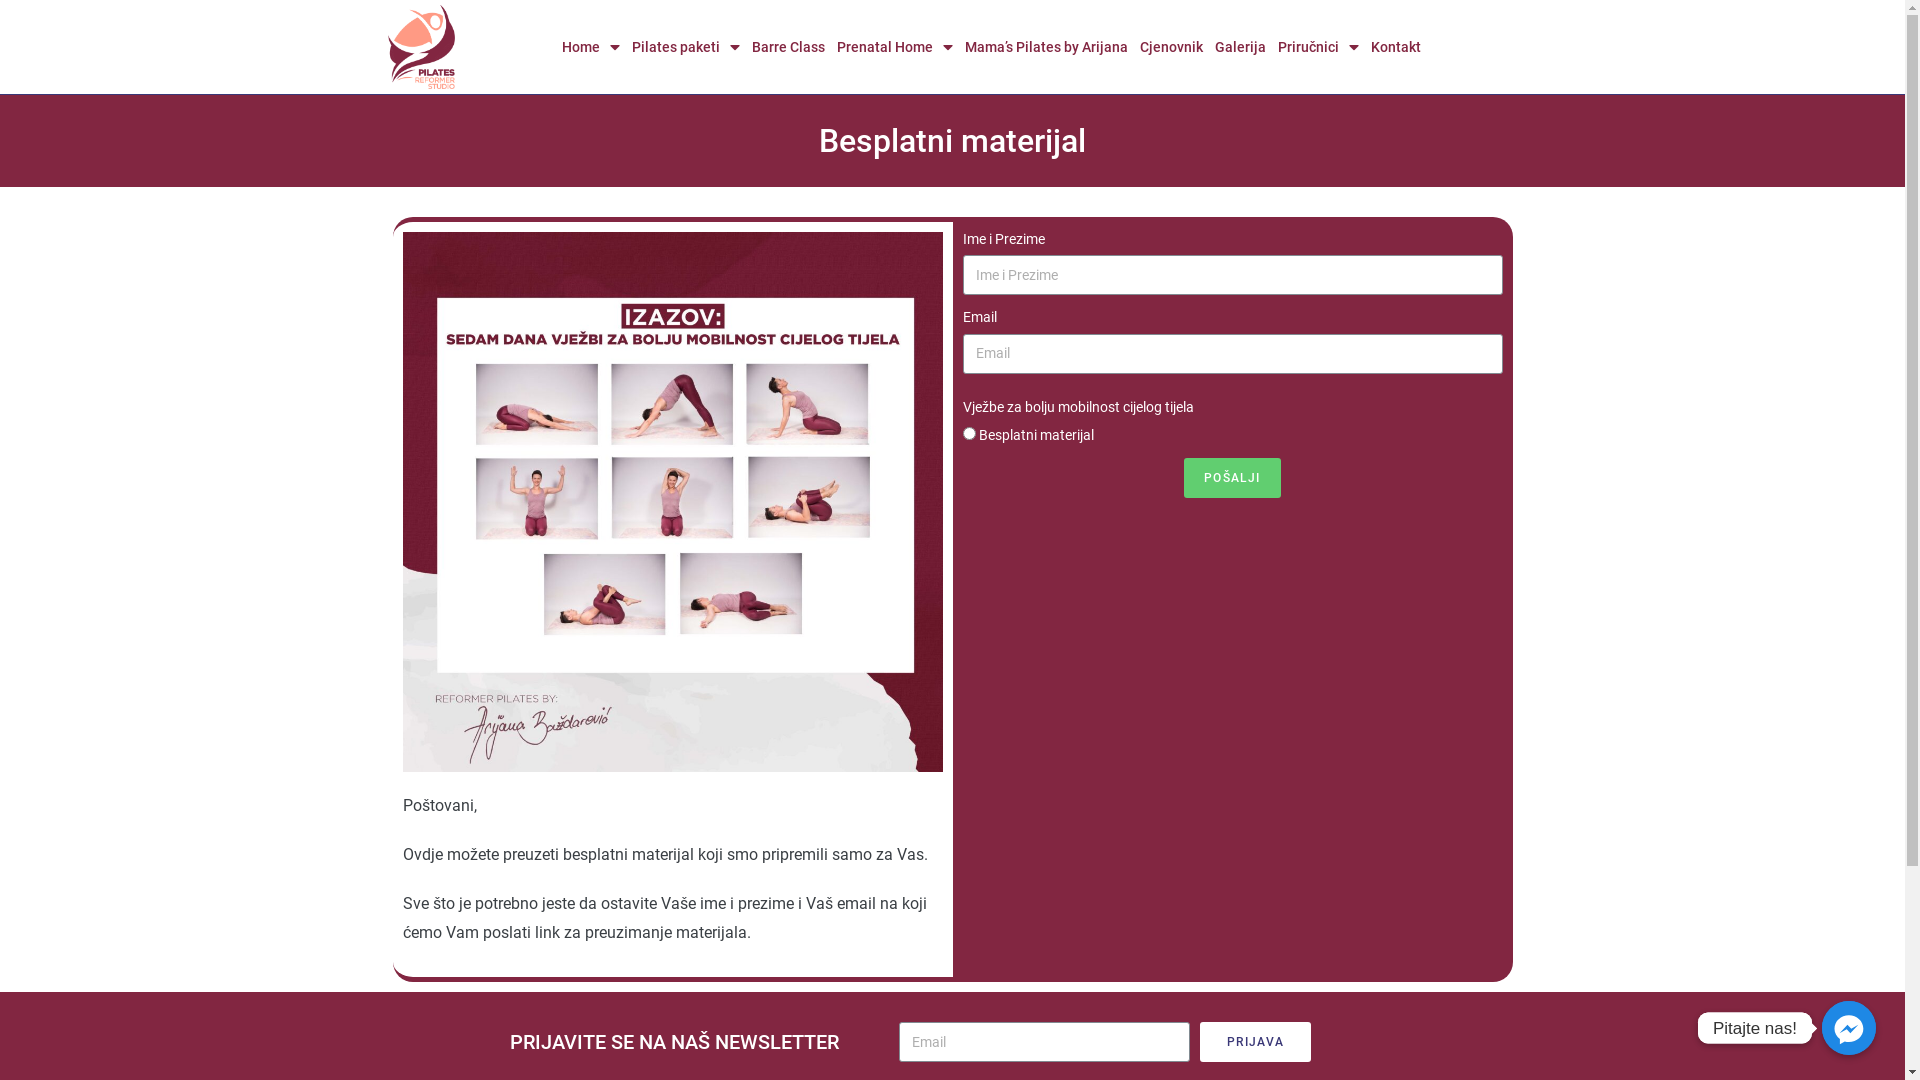 Image resolution: width=1920 pixels, height=1080 pixels. What do you see at coordinates (830, 45) in the screenshot?
I see `'Prenatal Home'` at bounding box center [830, 45].